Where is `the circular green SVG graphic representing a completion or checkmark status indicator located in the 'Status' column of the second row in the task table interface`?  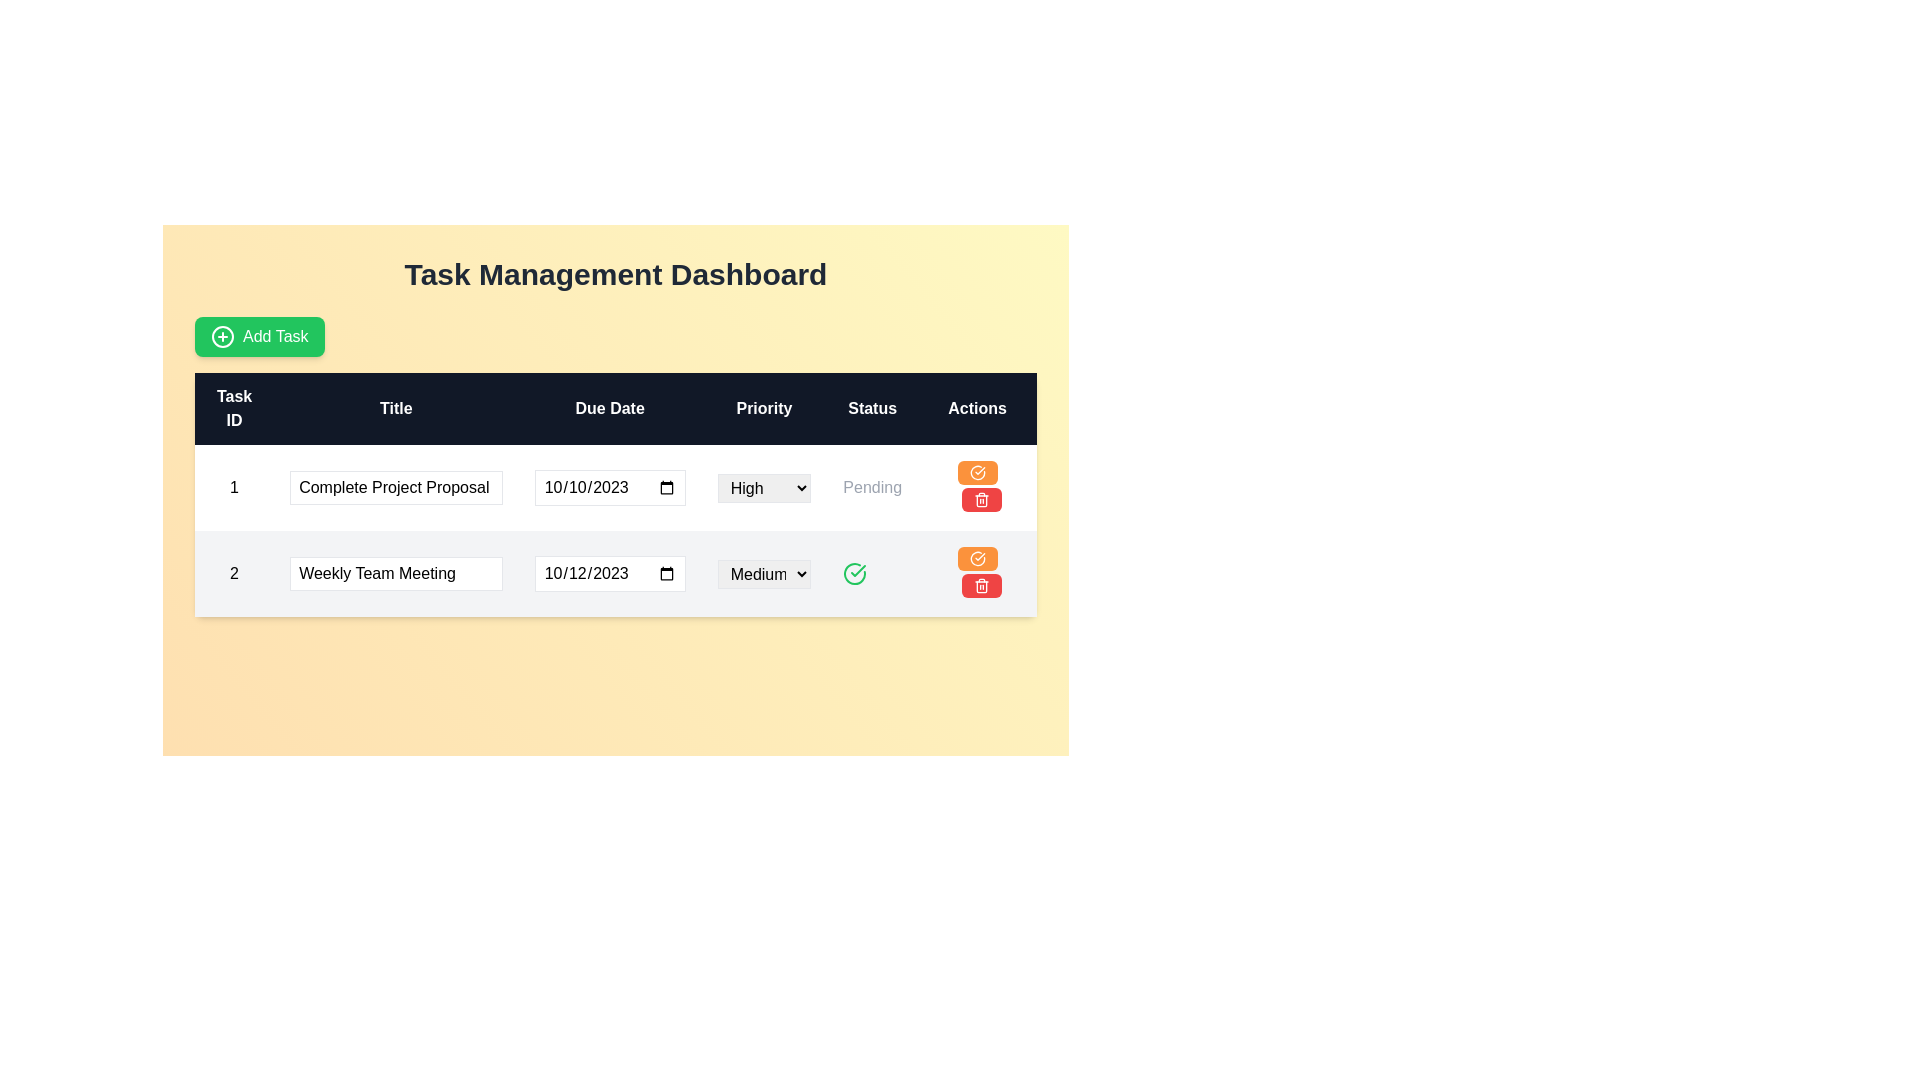
the circular green SVG graphic representing a completion or checkmark status indicator located in the 'Status' column of the second row in the task table interface is located at coordinates (977, 559).